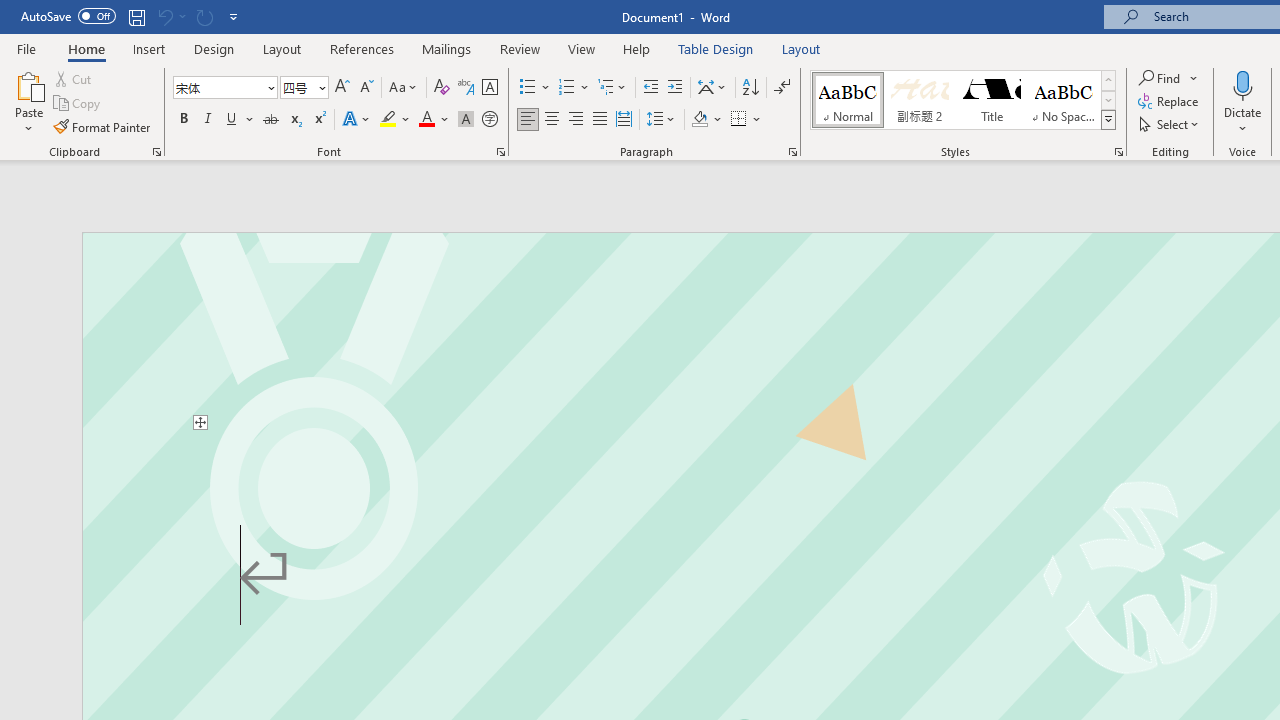 The image size is (1280, 720). Describe the element at coordinates (992, 100) in the screenshot. I see `'Title'` at that location.